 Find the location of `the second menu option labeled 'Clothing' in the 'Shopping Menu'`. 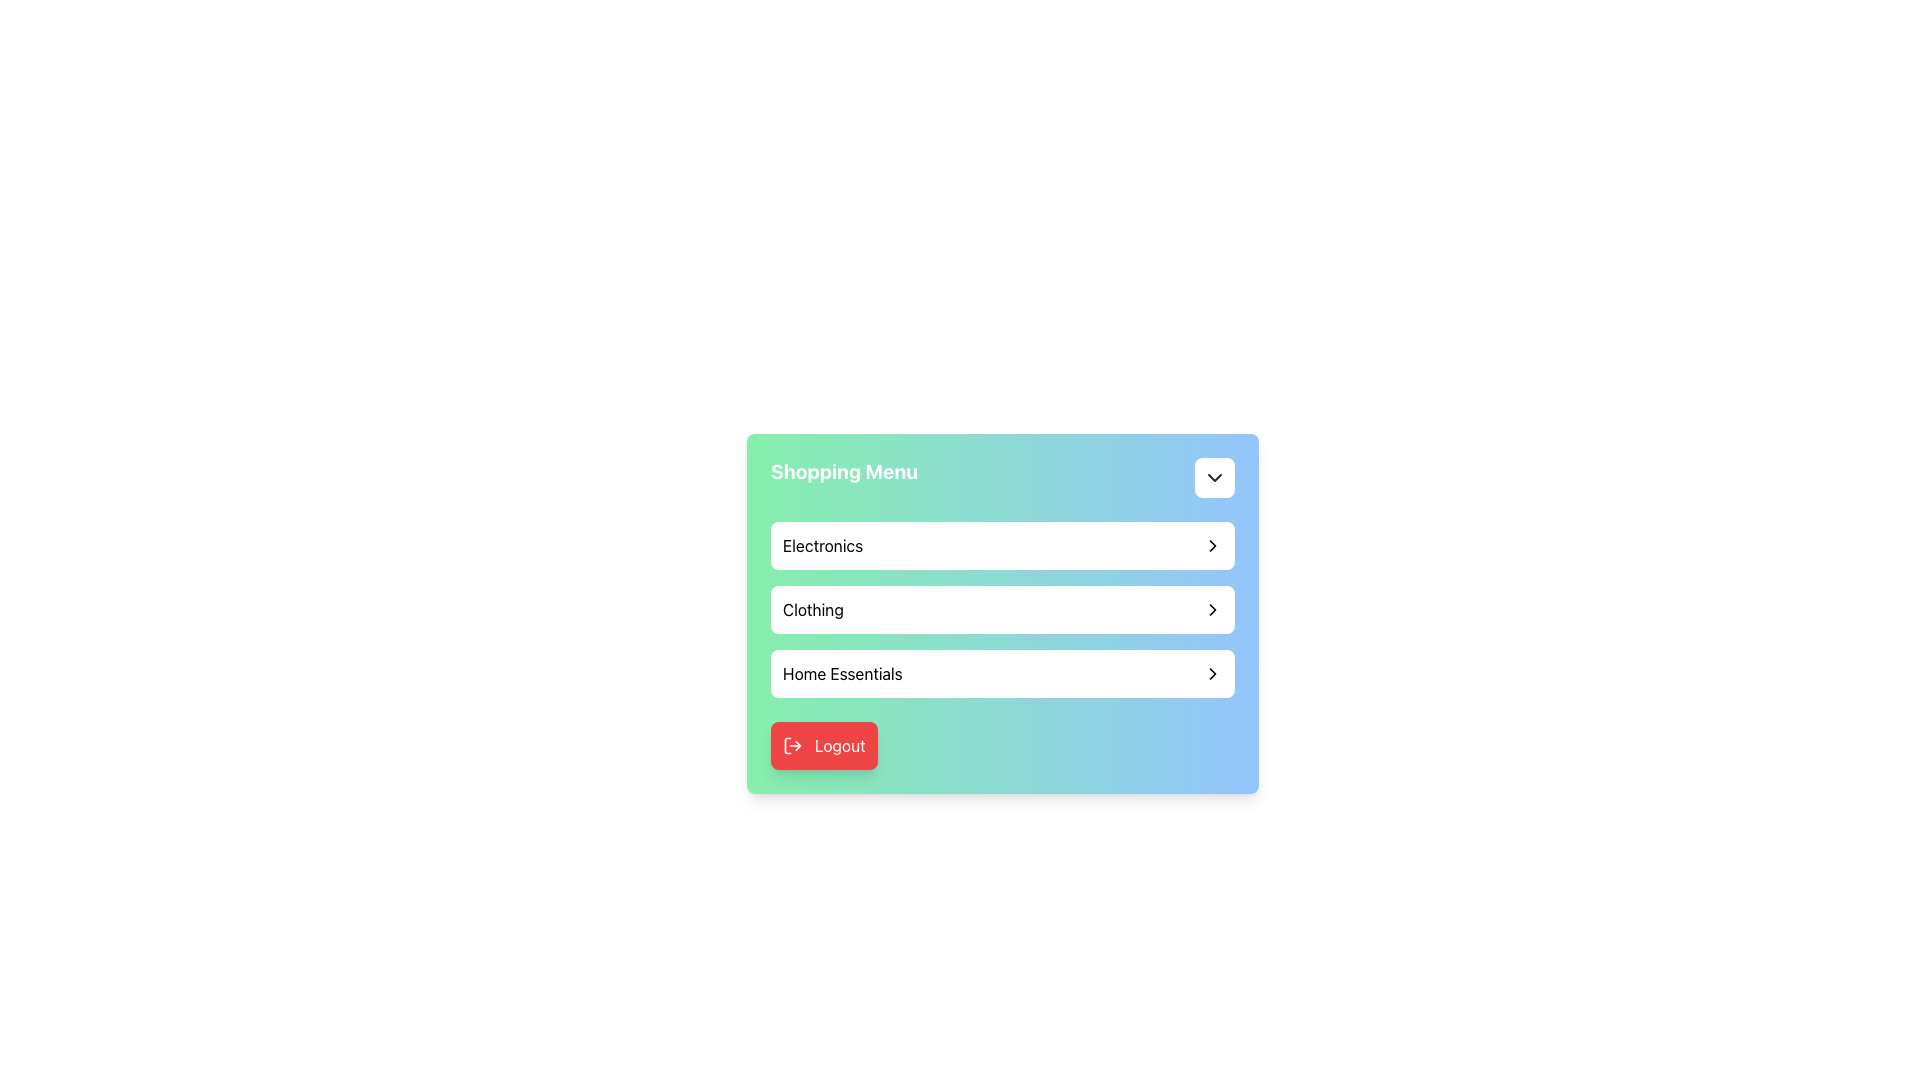

the second menu option labeled 'Clothing' in the 'Shopping Menu' is located at coordinates (1003, 612).